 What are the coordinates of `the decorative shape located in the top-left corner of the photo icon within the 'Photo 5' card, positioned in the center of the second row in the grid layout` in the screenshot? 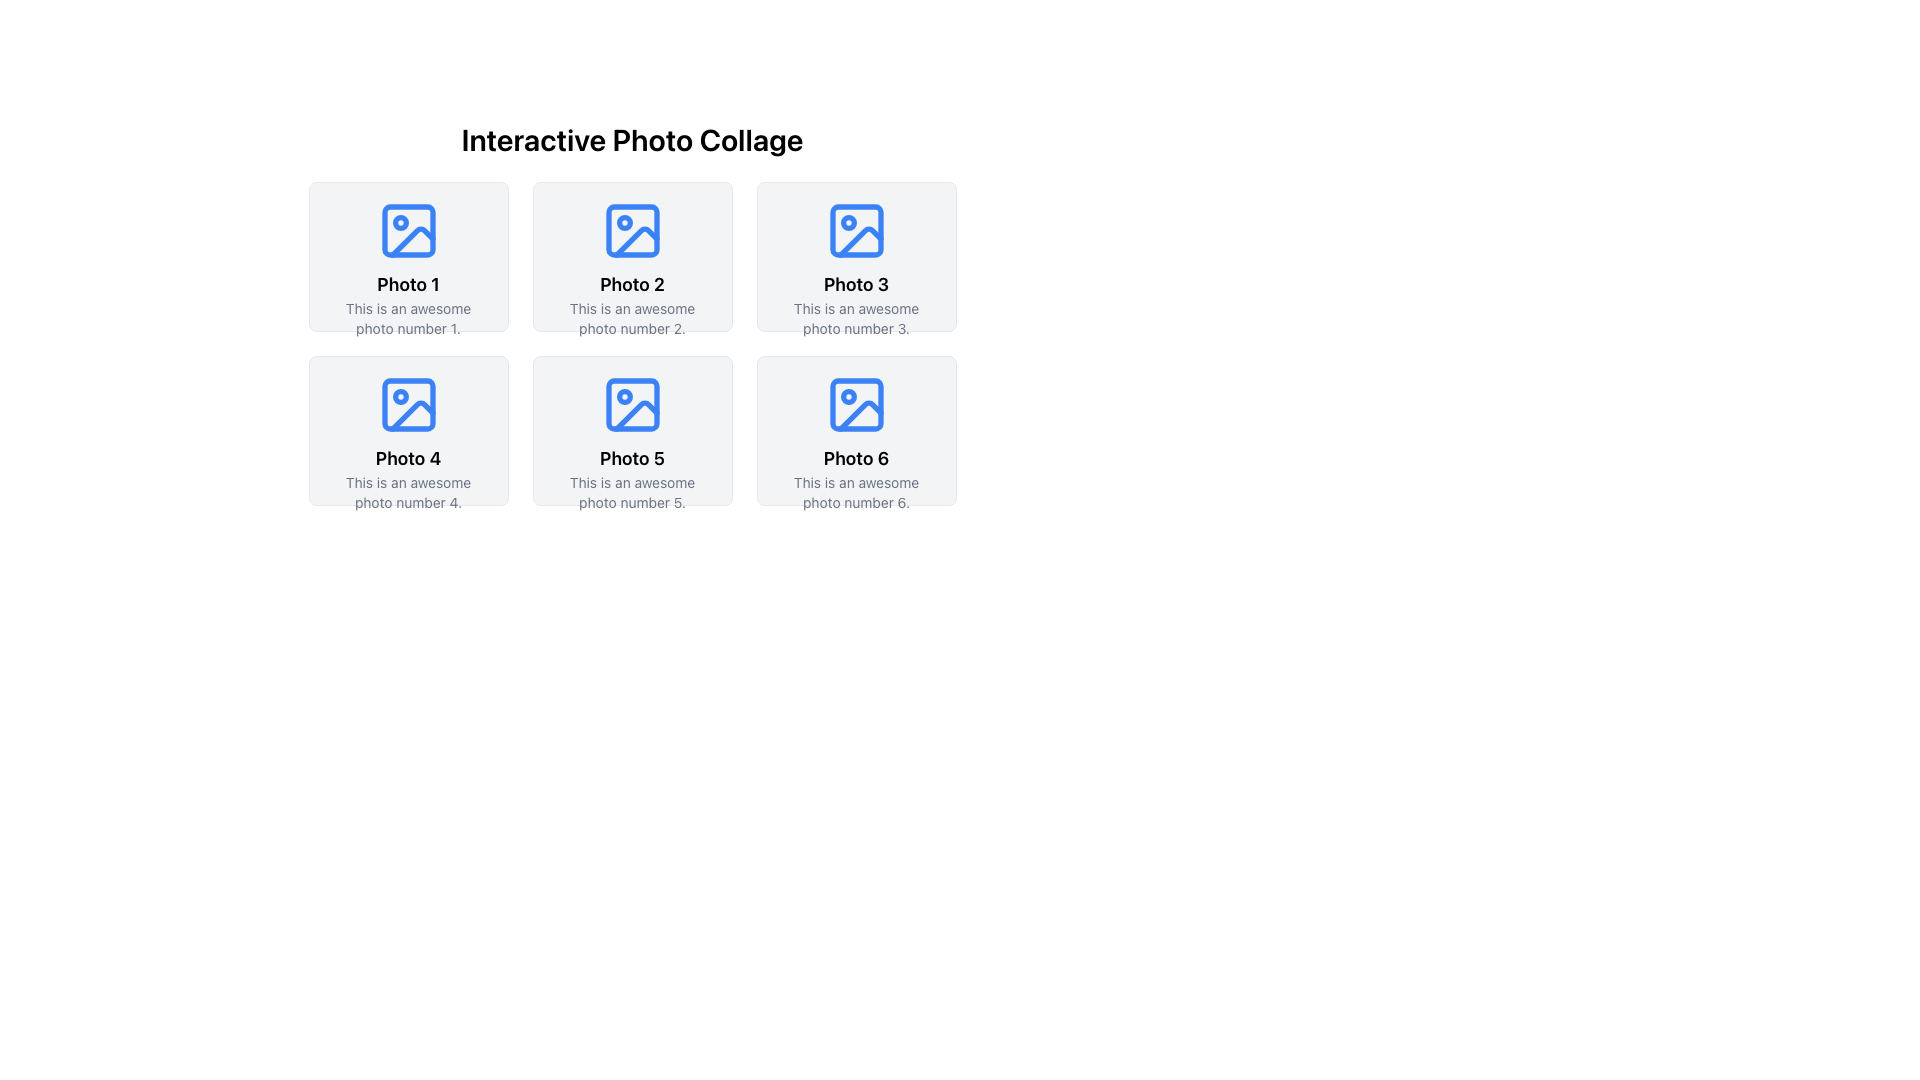 It's located at (631, 405).